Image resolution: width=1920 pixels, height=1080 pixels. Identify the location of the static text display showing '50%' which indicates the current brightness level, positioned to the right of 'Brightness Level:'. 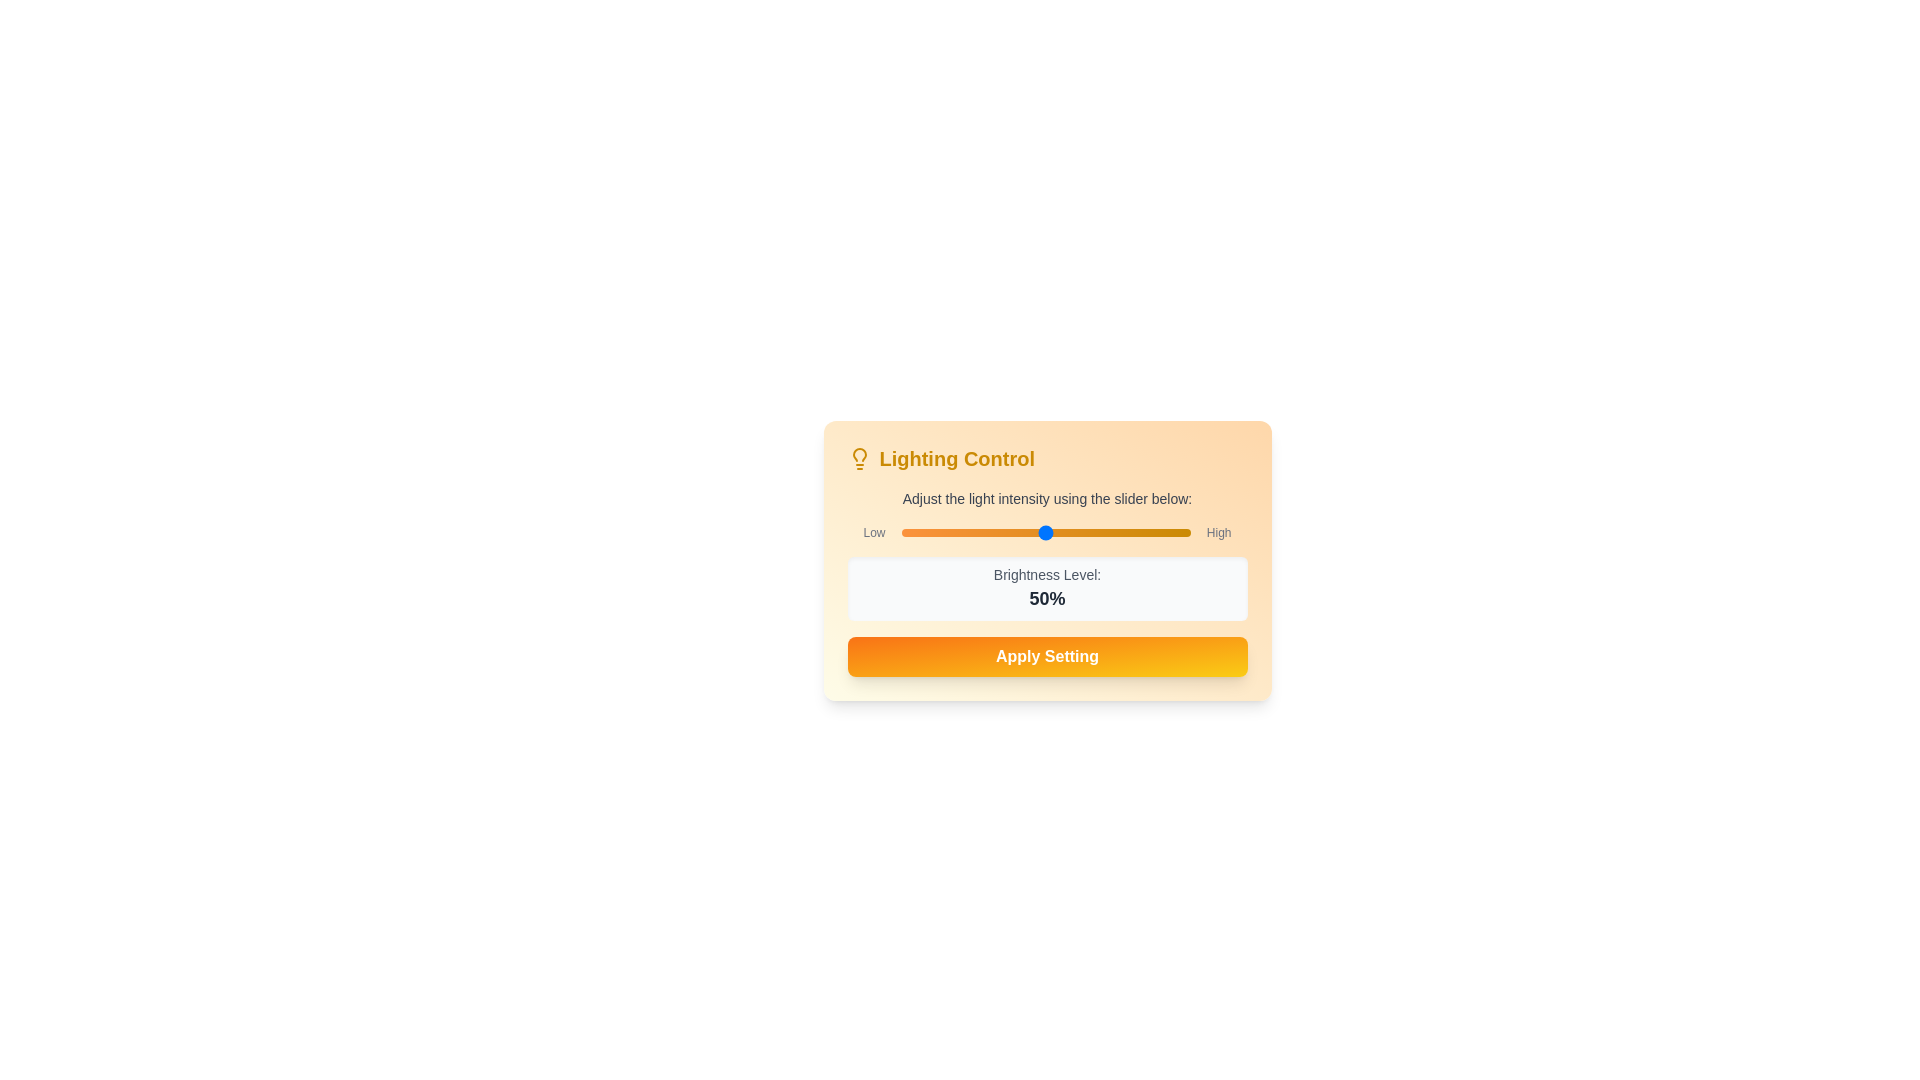
(1046, 597).